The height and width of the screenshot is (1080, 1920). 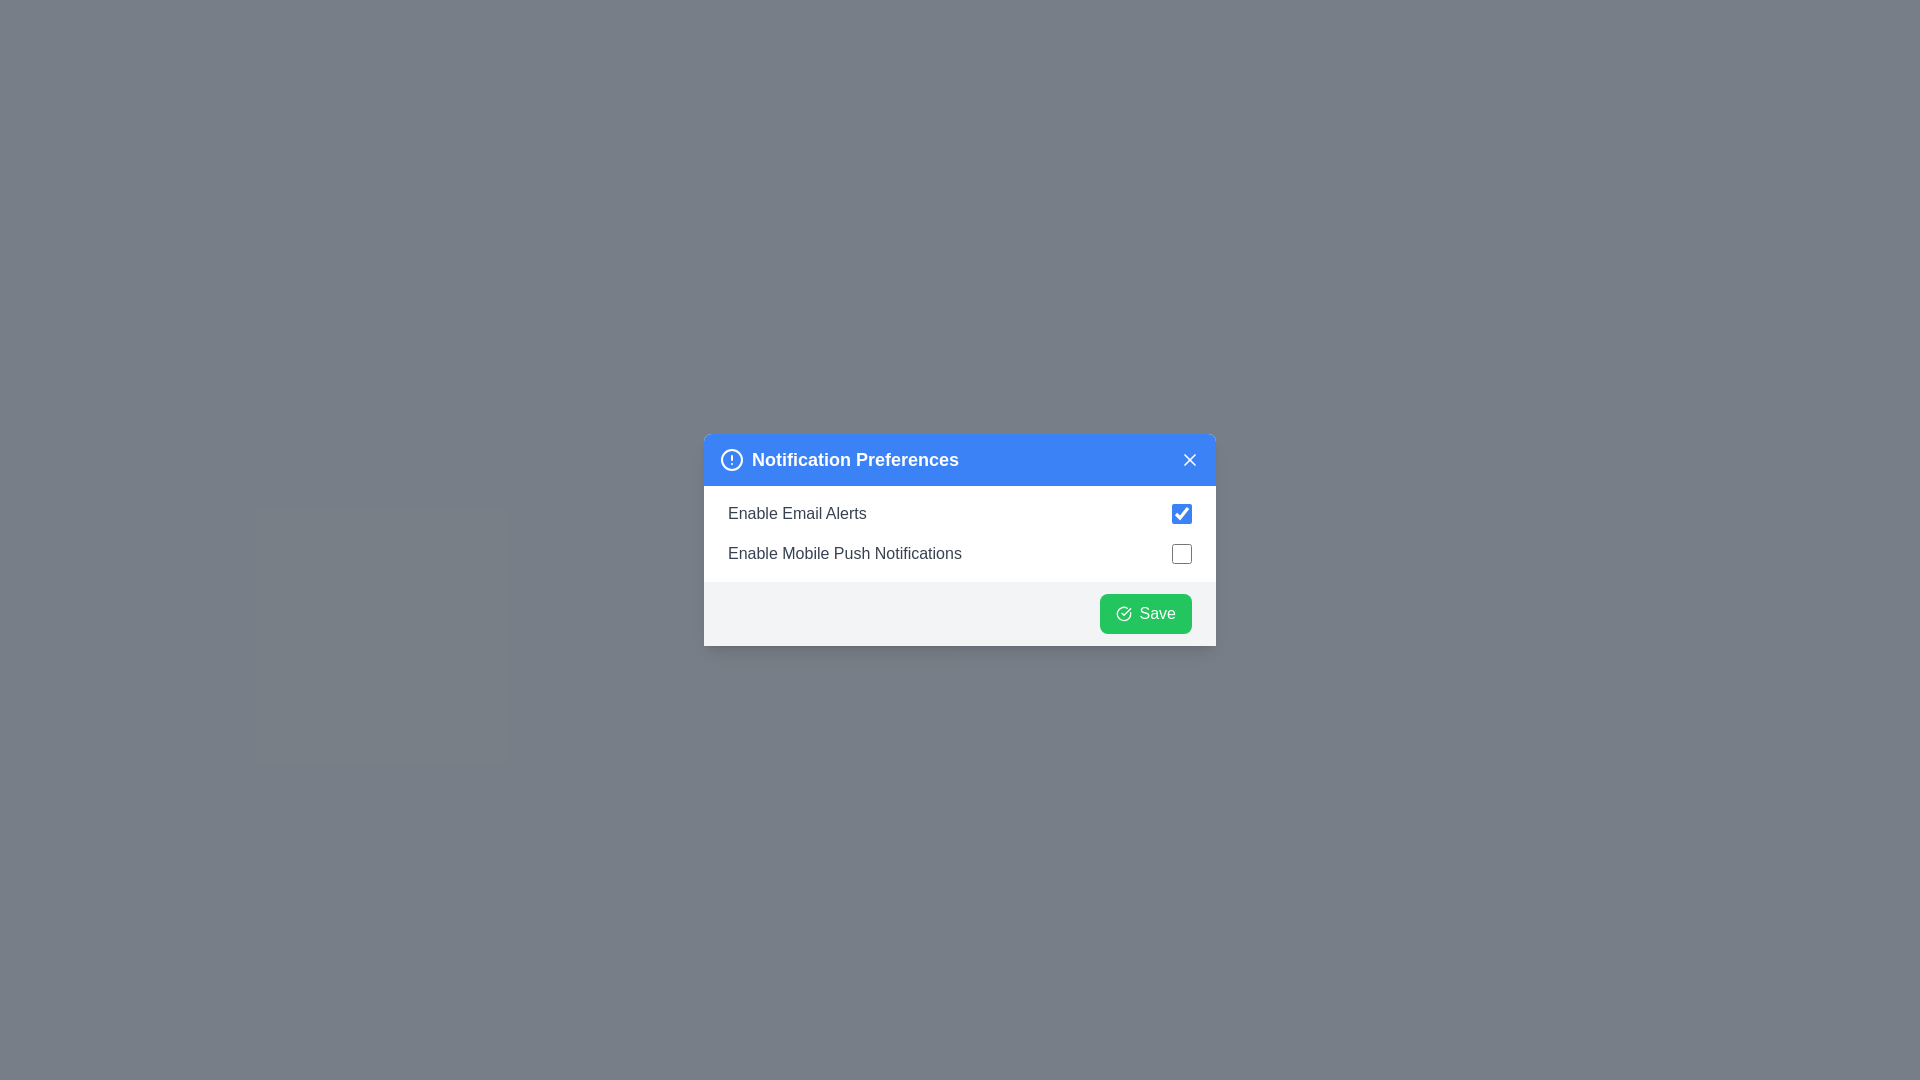 I want to click on the title or heading text element located in the header section of the settings window, which provides context for the user about the settings they can modify, so click(x=839, y=459).